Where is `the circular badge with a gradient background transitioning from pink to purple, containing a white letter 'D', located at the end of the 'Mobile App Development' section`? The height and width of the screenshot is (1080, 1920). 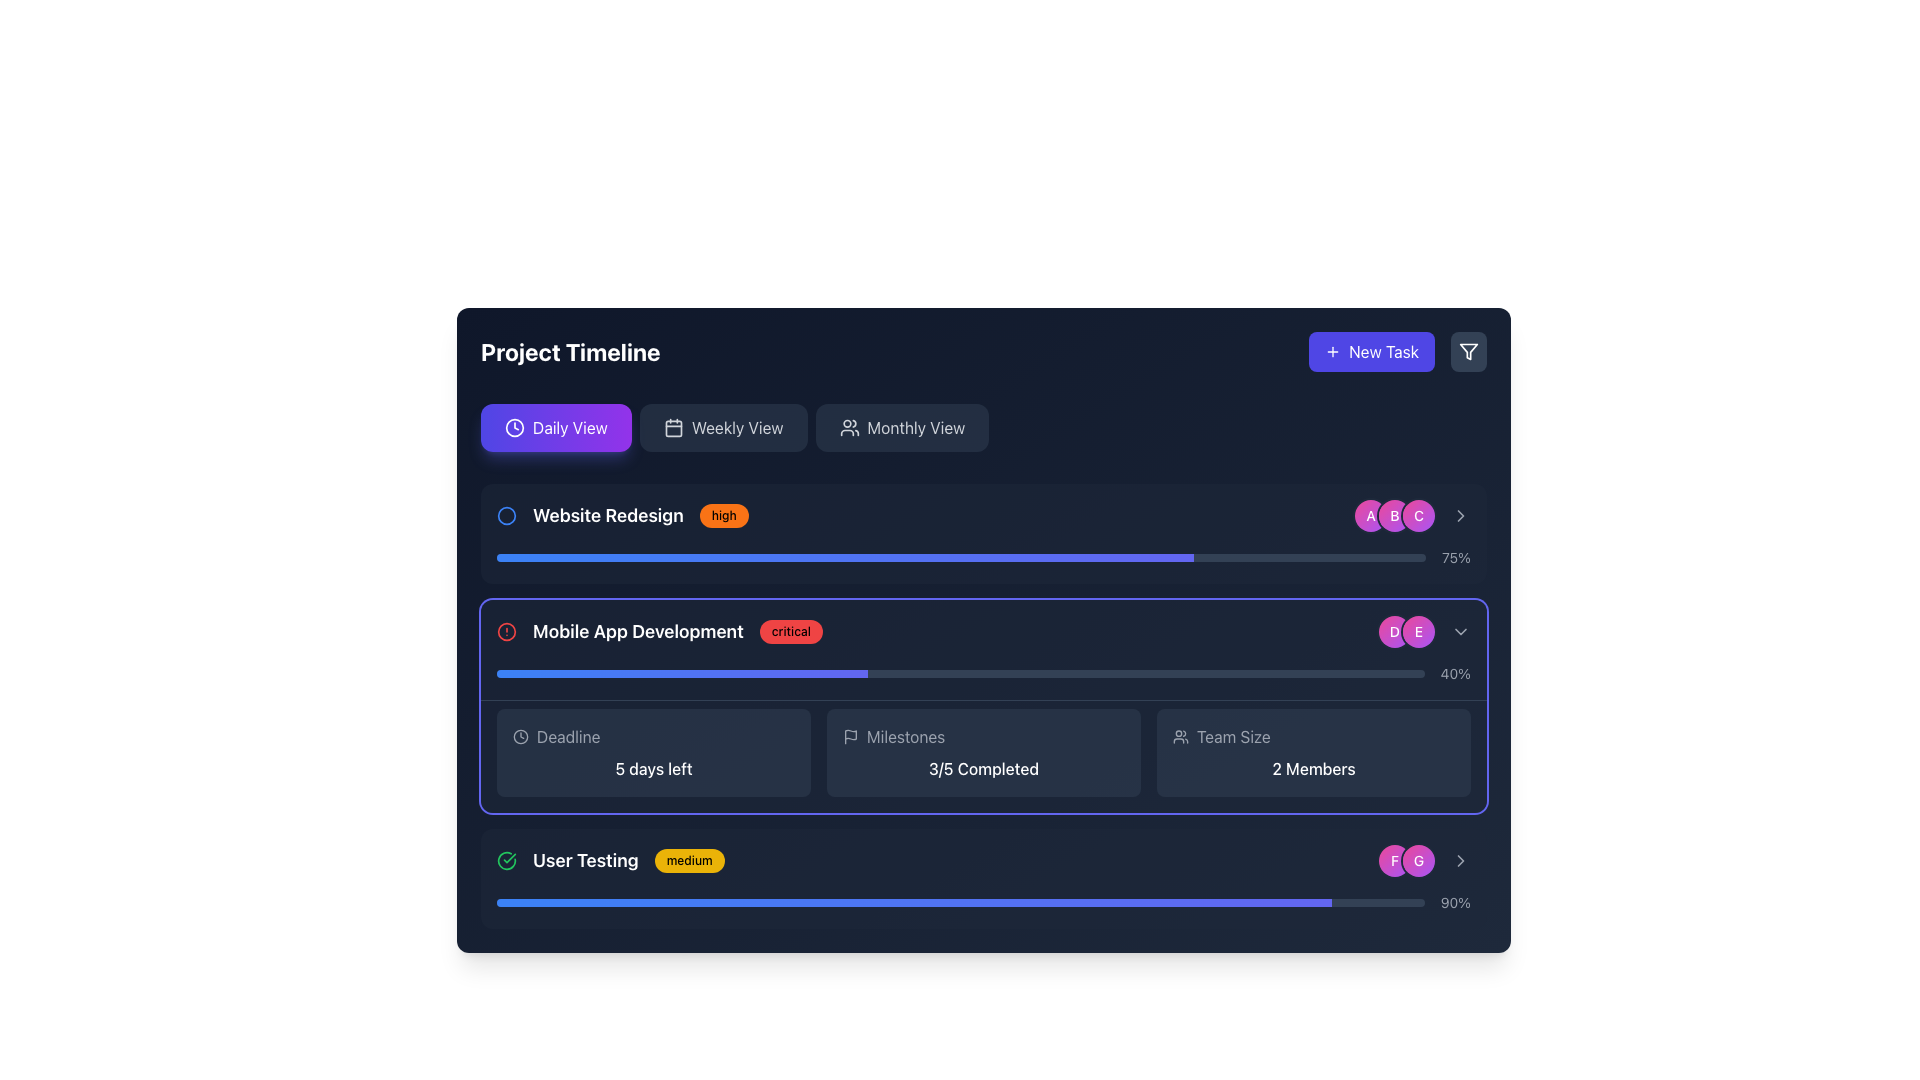
the circular badge with a gradient background transitioning from pink to purple, containing a white letter 'D', located at the end of the 'Mobile App Development' section is located at coordinates (1394, 632).